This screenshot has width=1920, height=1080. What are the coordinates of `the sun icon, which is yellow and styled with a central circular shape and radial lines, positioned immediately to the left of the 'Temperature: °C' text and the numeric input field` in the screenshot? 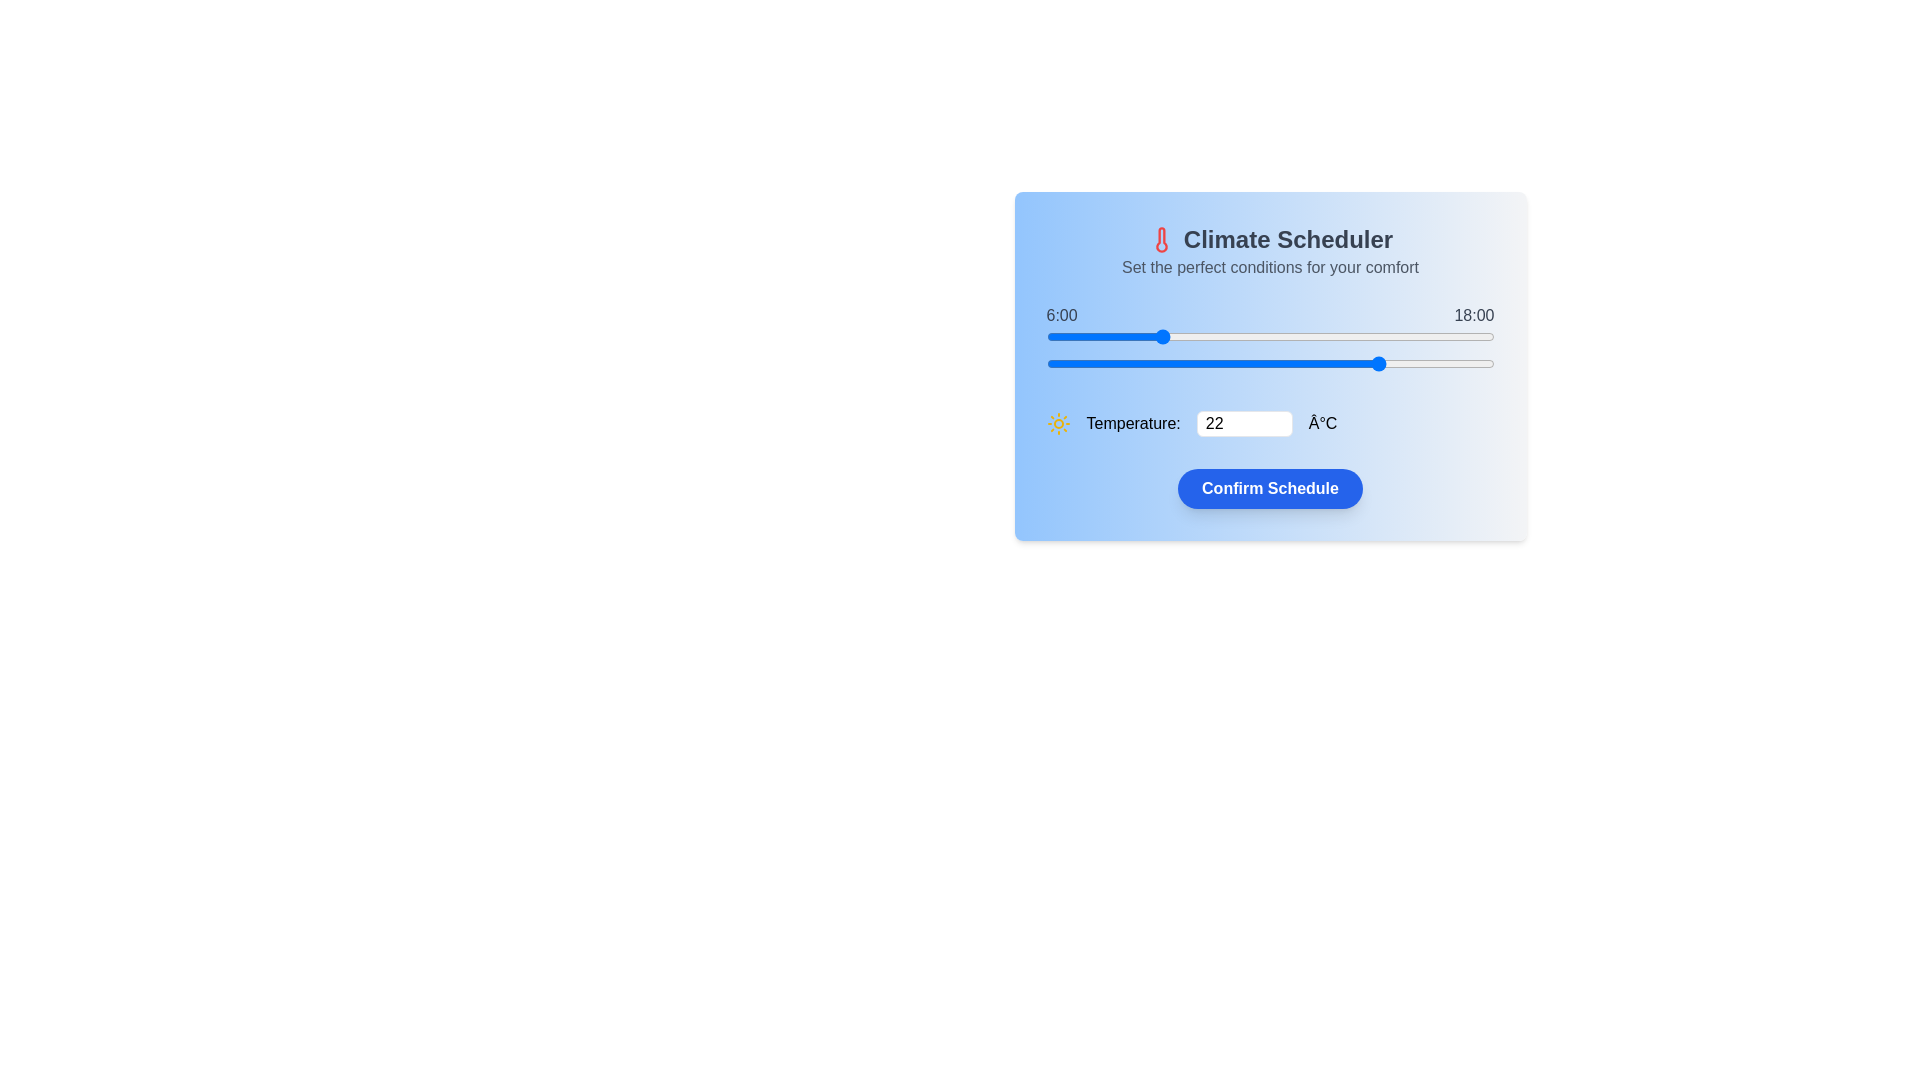 It's located at (1057, 423).